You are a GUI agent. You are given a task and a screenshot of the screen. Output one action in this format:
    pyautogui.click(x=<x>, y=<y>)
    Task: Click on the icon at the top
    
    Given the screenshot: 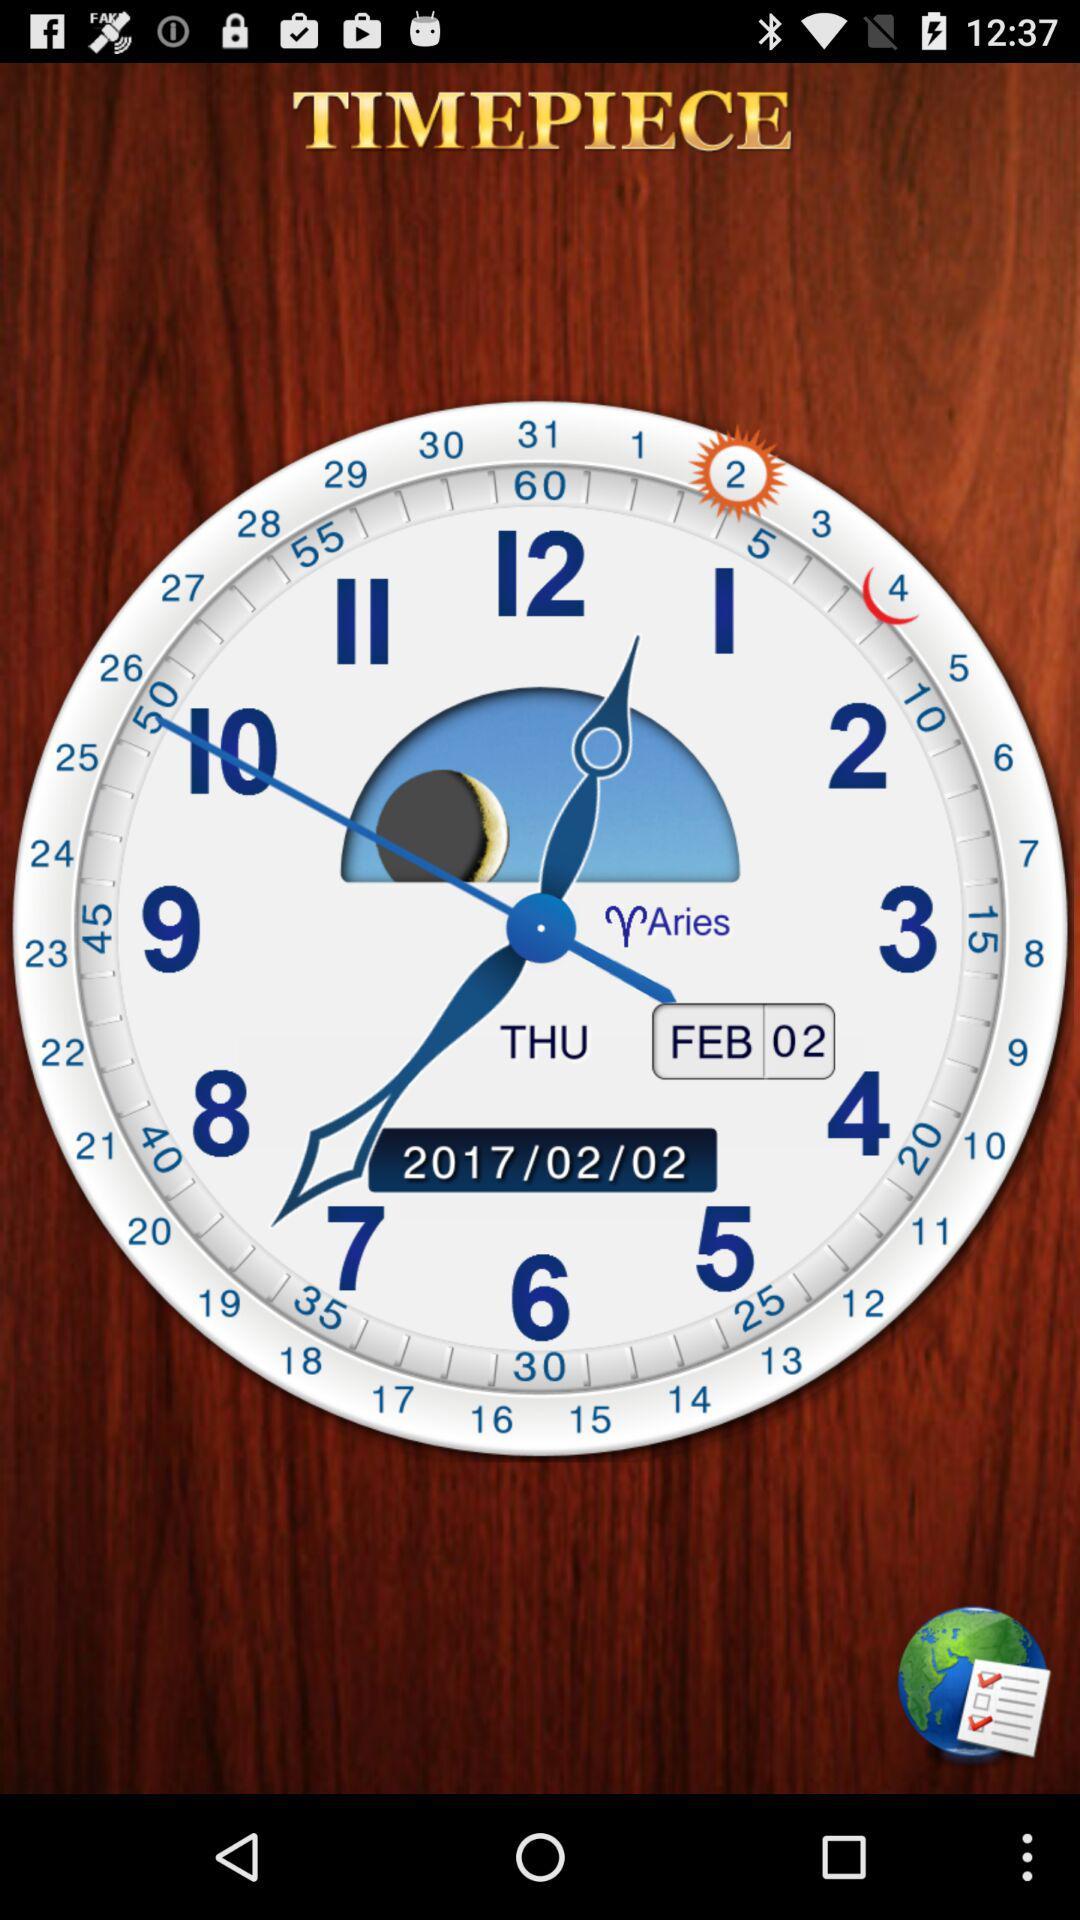 What is the action you would take?
    pyautogui.click(x=540, y=120)
    